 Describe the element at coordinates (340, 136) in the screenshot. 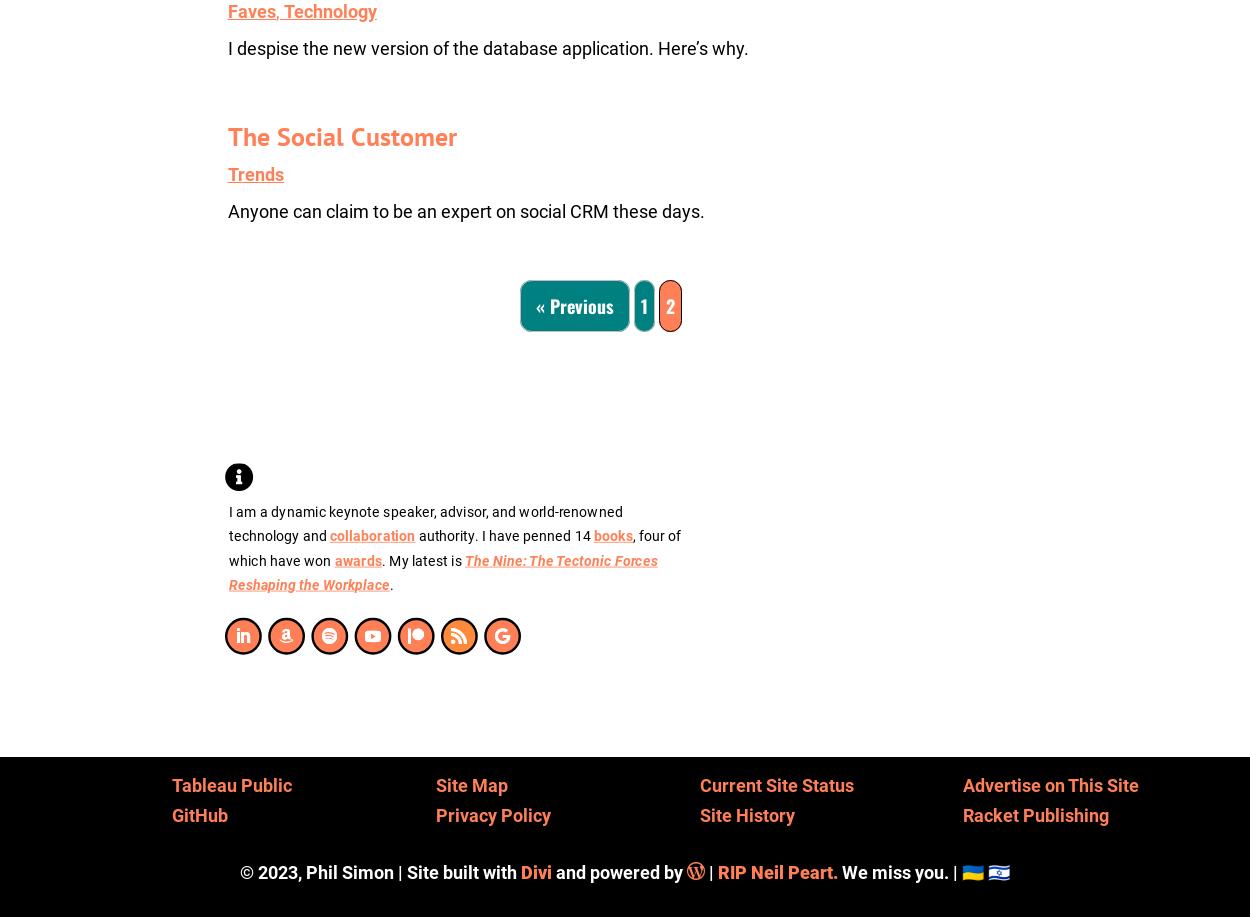

I see `'The Social Customer'` at that location.